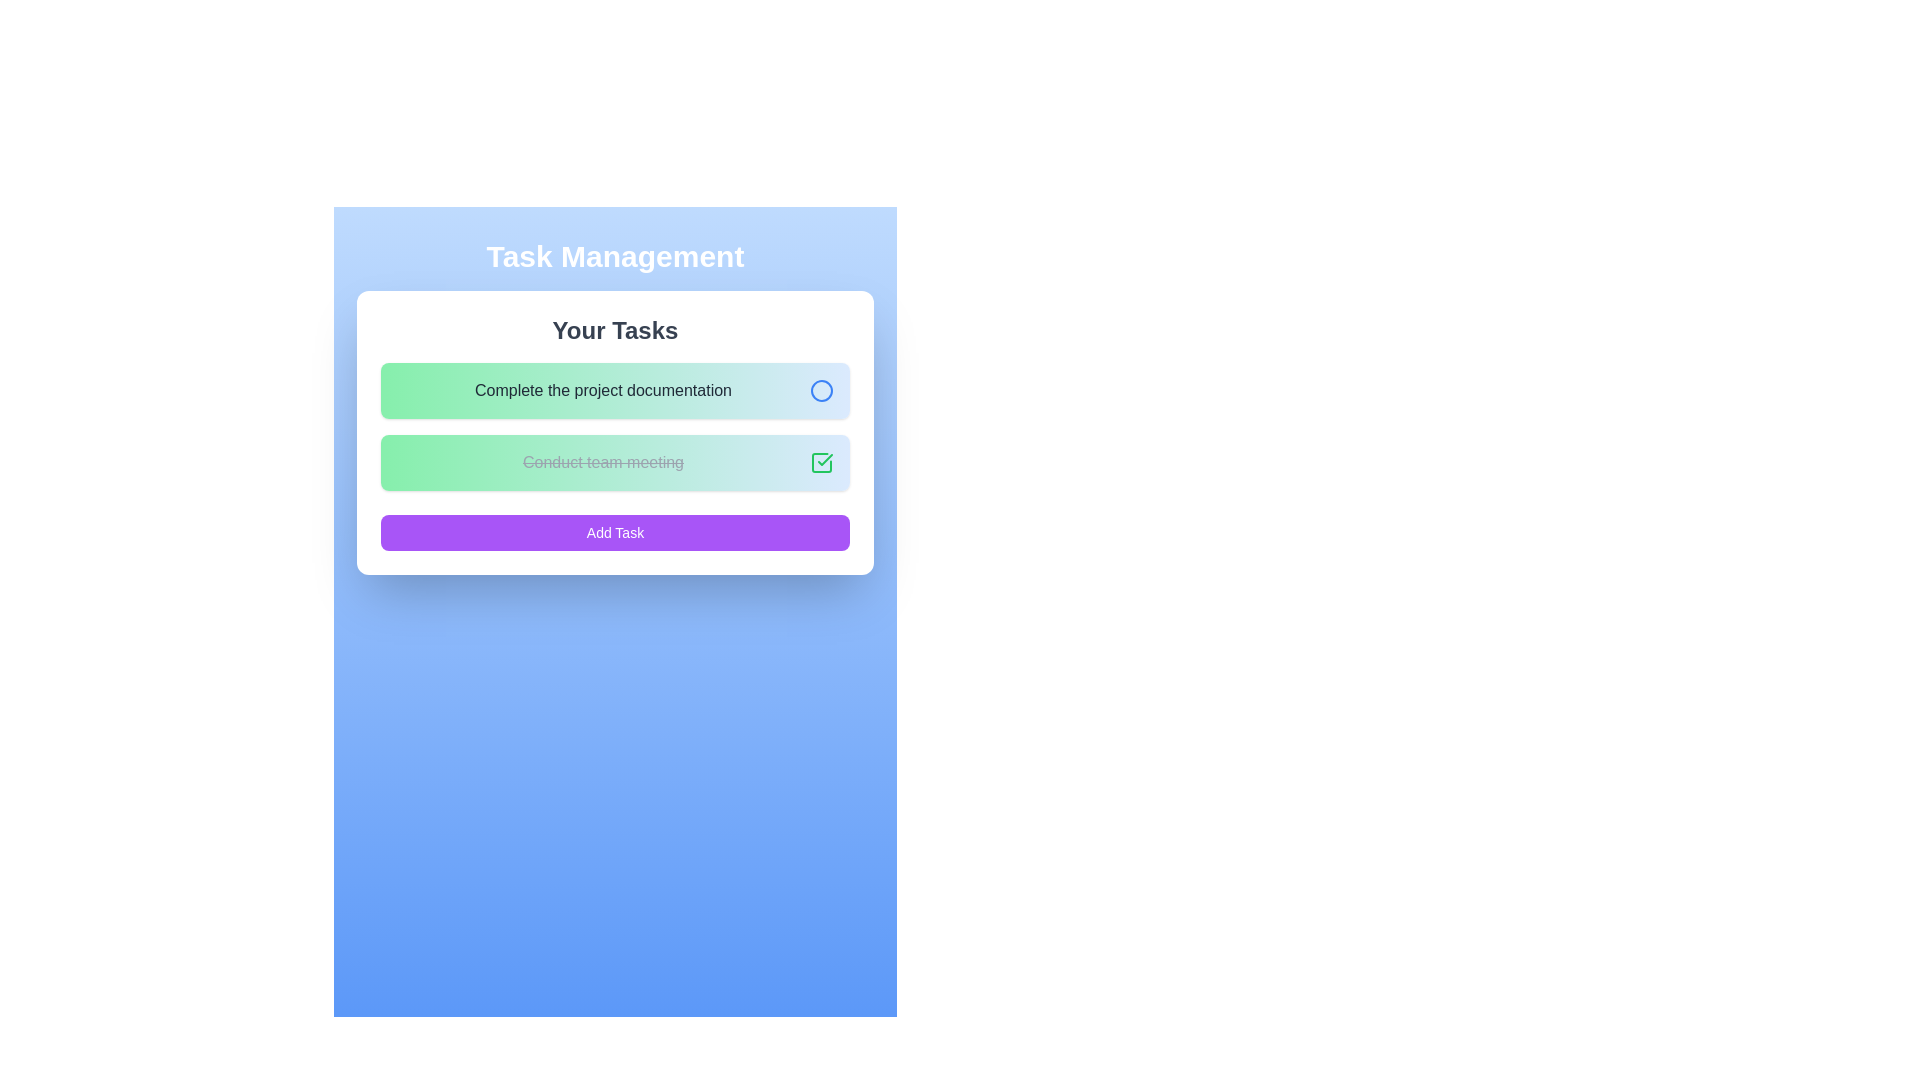 The height and width of the screenshot is (1080, 1920). Describe the element at coordinates (602, 390) in the screenshot. I see `the text label that reads 'Complete the project documentation' to observe the styling changes in the text color` at that location.